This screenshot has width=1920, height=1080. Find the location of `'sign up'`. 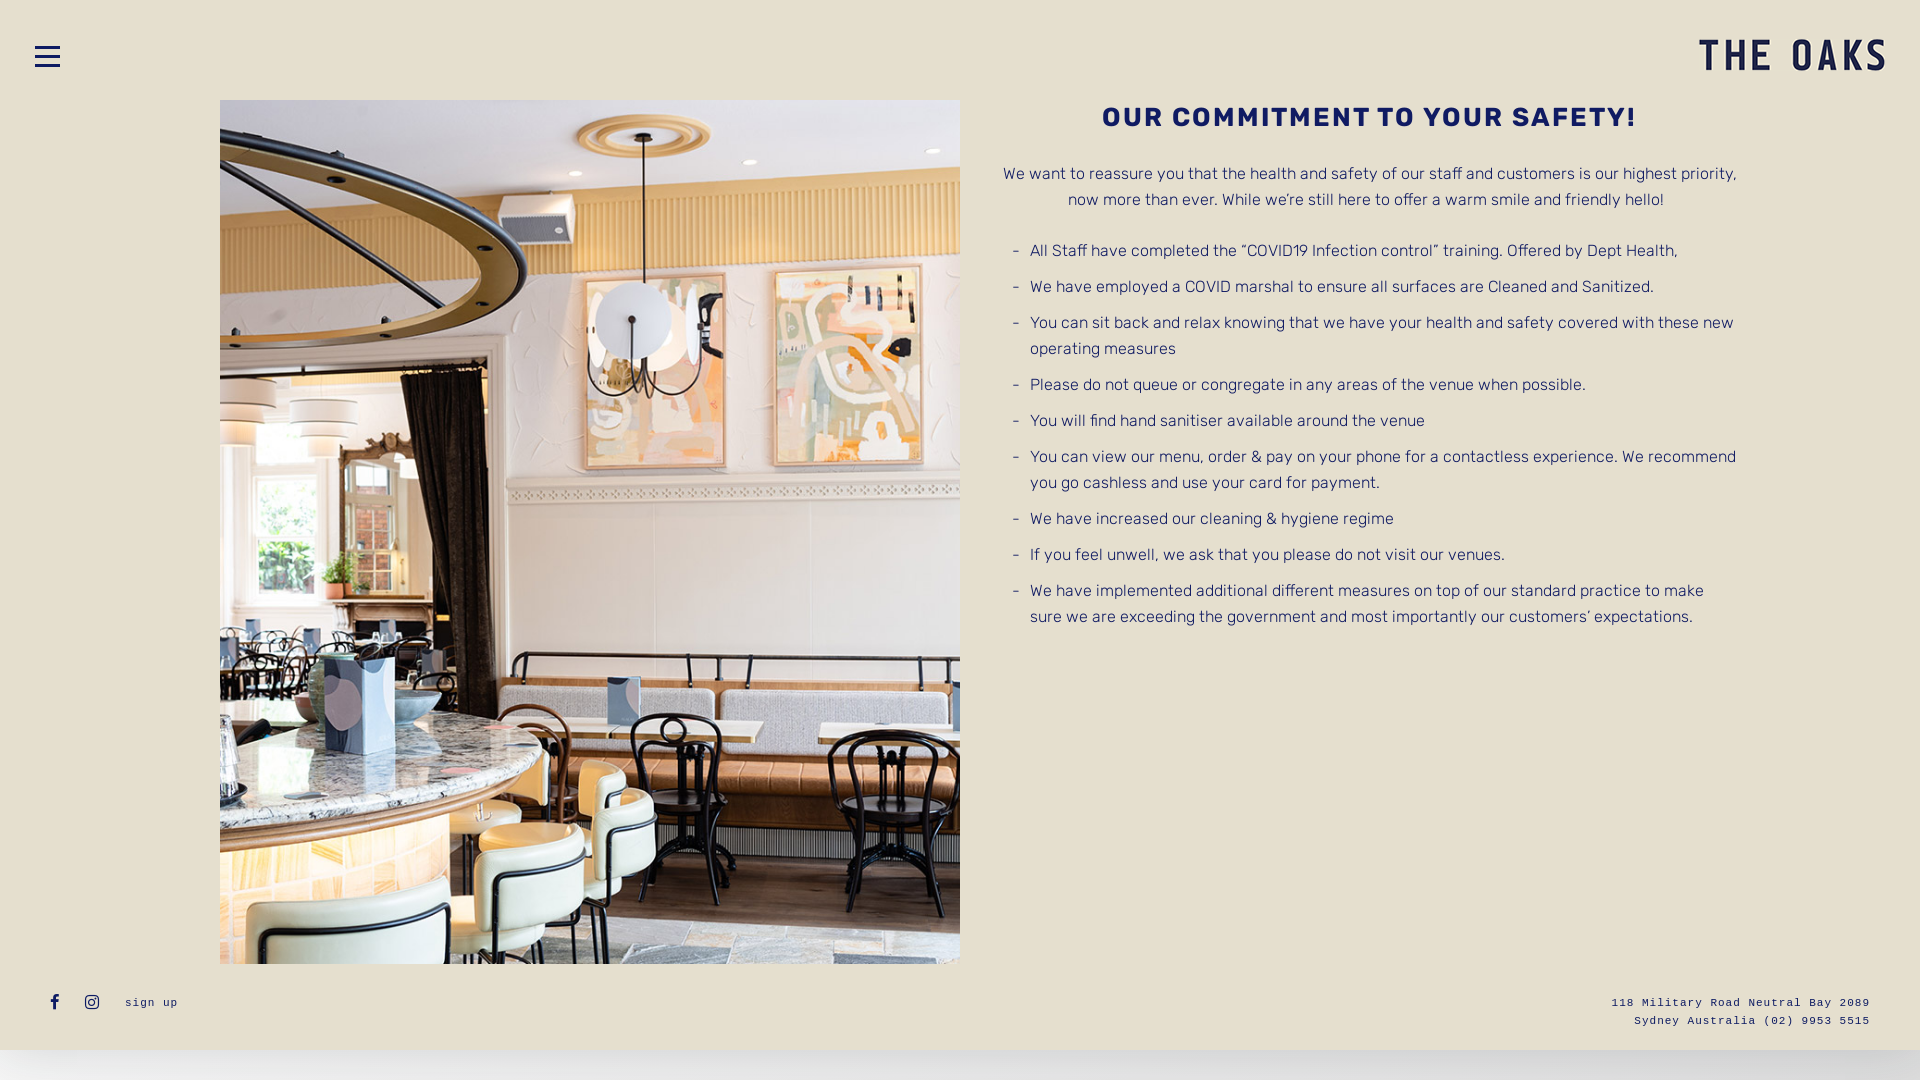

'sign up' is located at coordinates (150, 1002).